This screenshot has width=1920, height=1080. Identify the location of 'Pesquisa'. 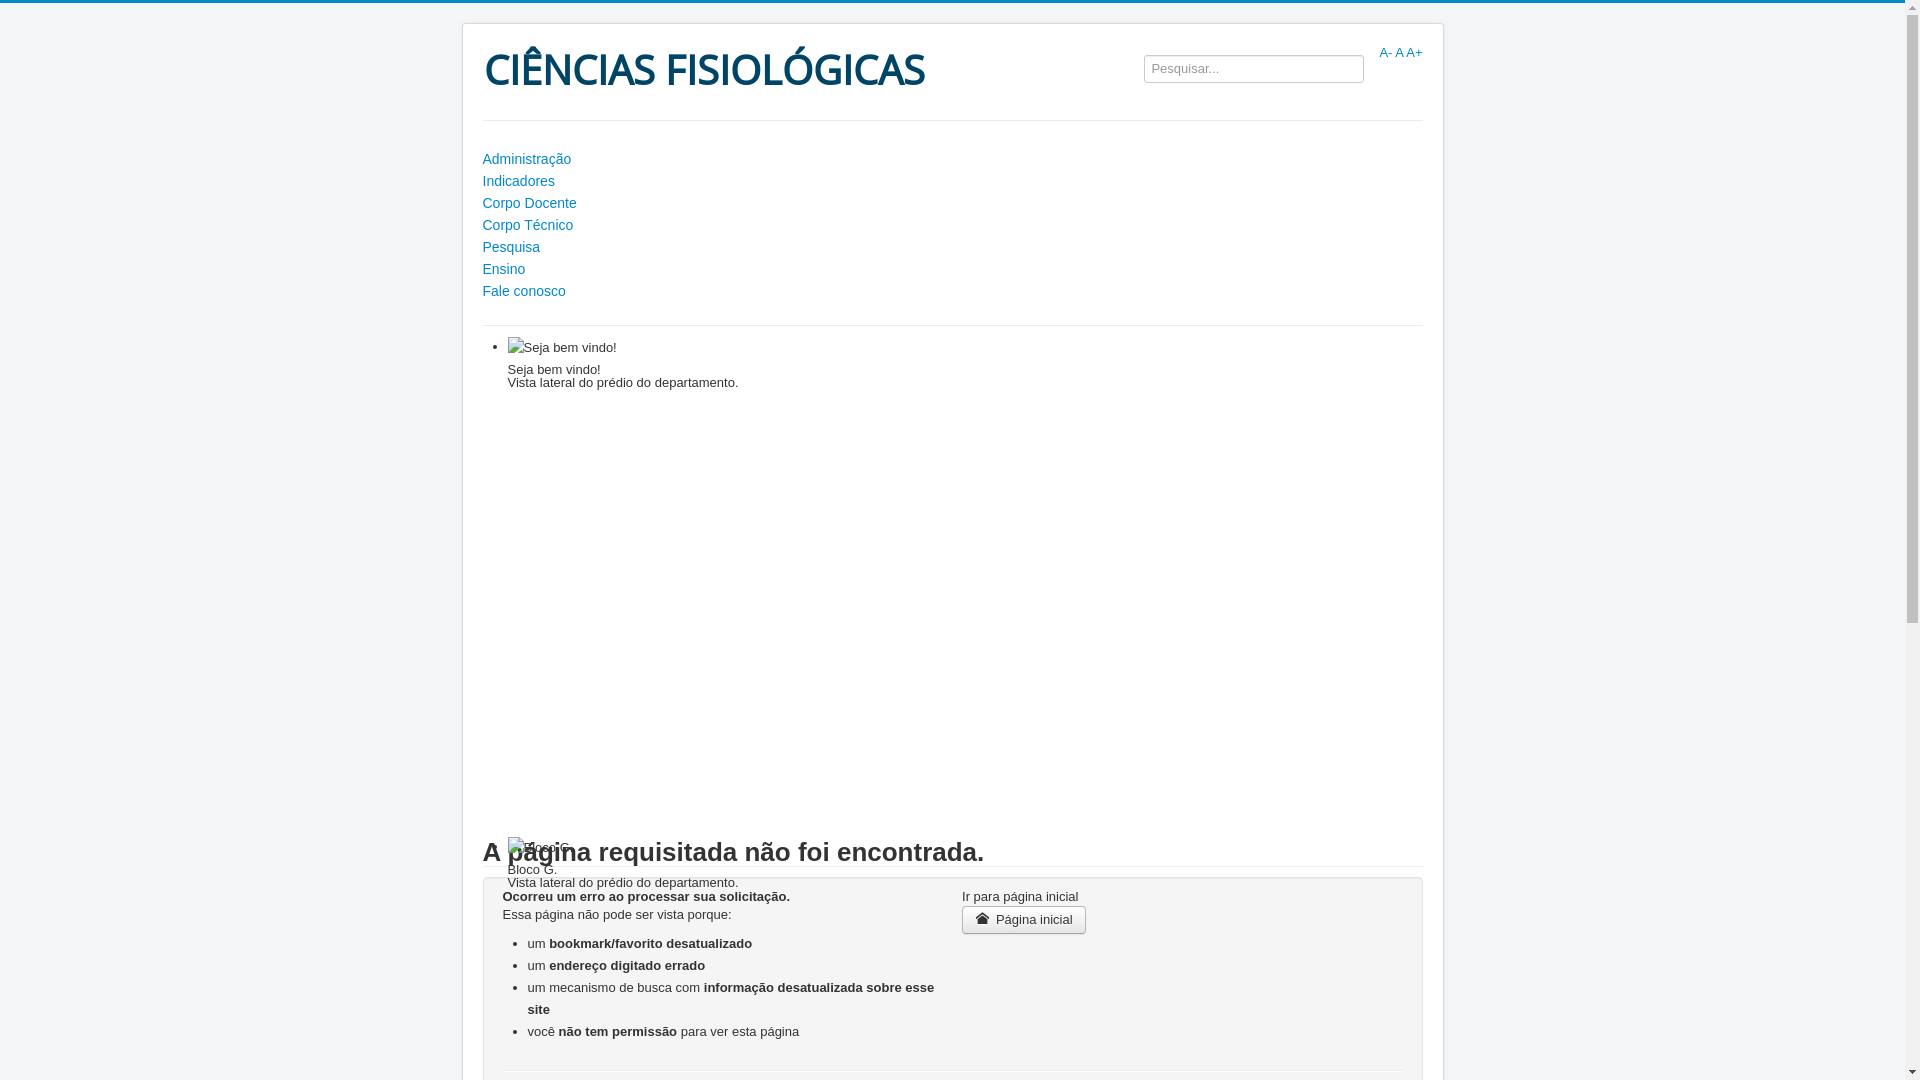
(481, 245).